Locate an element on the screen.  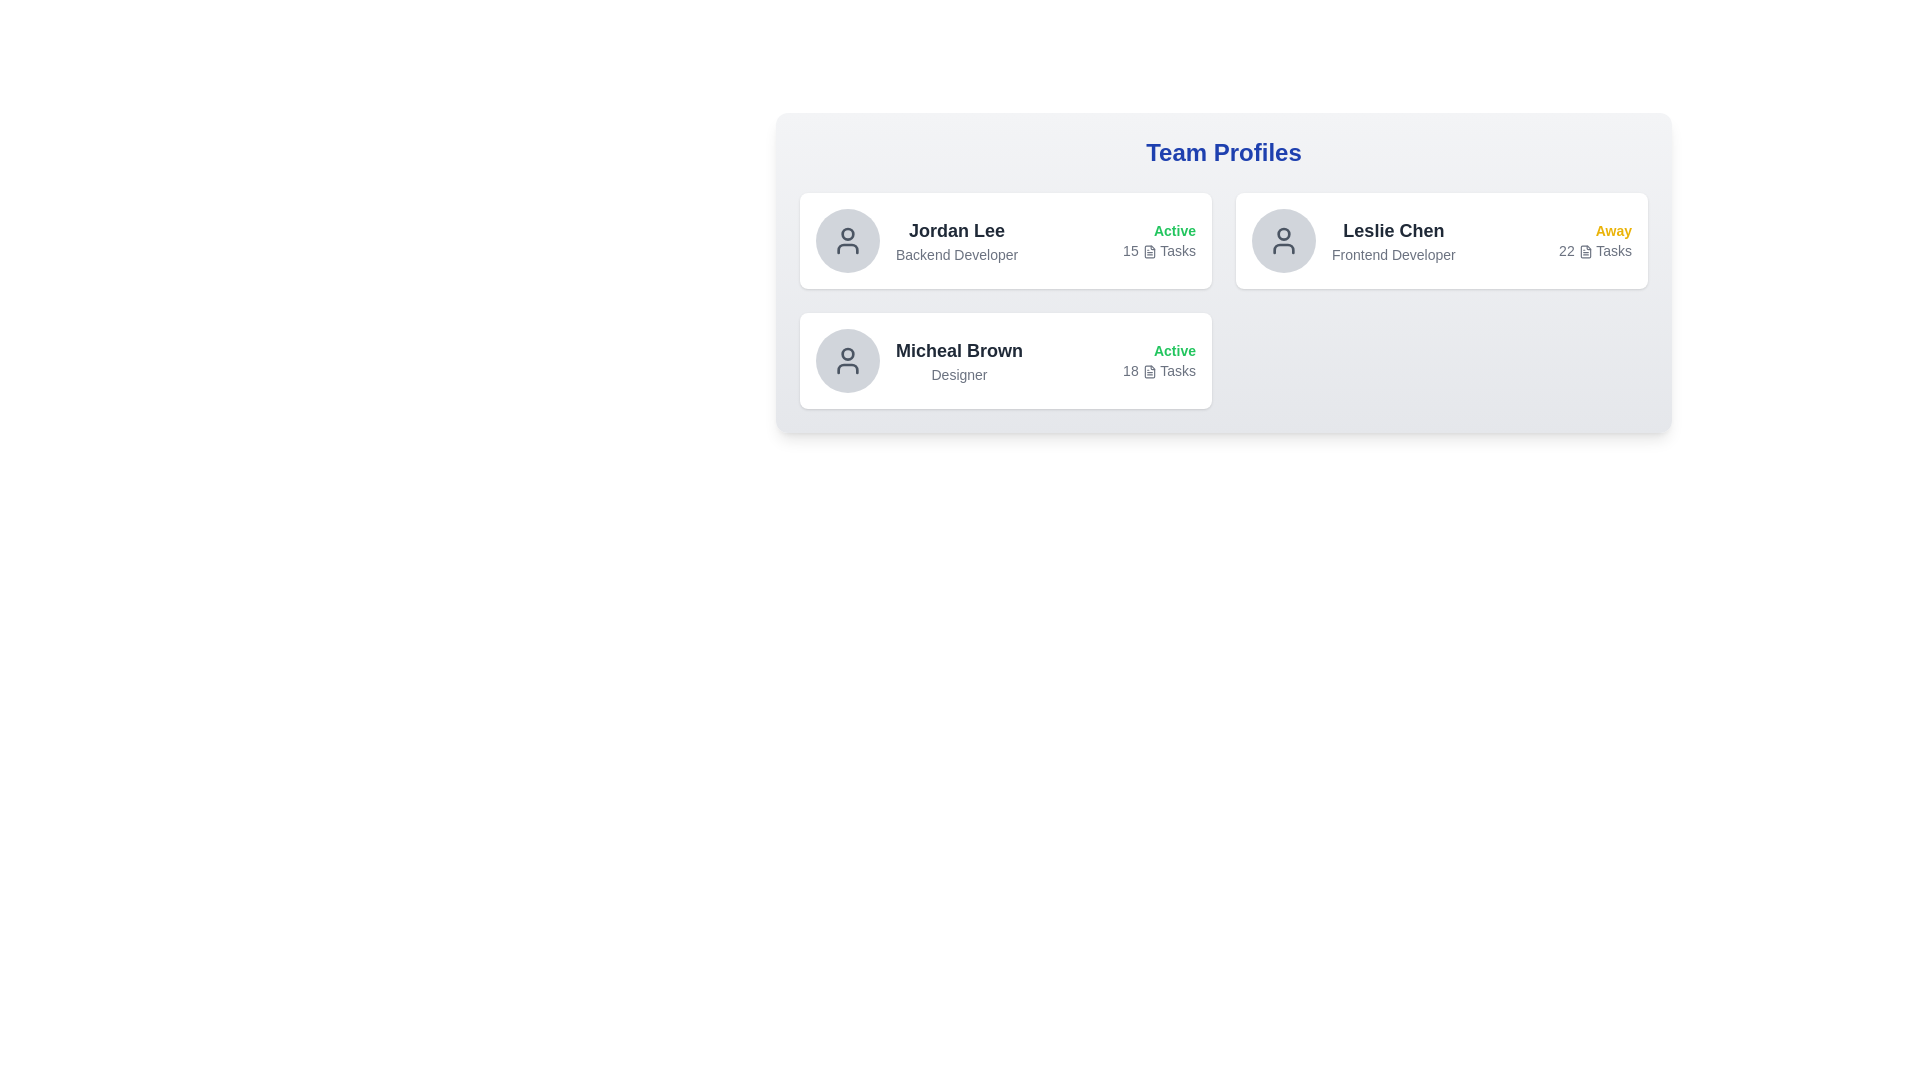
the Status and Task Information Display that shows 'Away' in bold yellow and '22 Tasks' in gray, positioned to the right of 'Leslie Chen, Frontend Developer' is located at coordinates (1542, 239).